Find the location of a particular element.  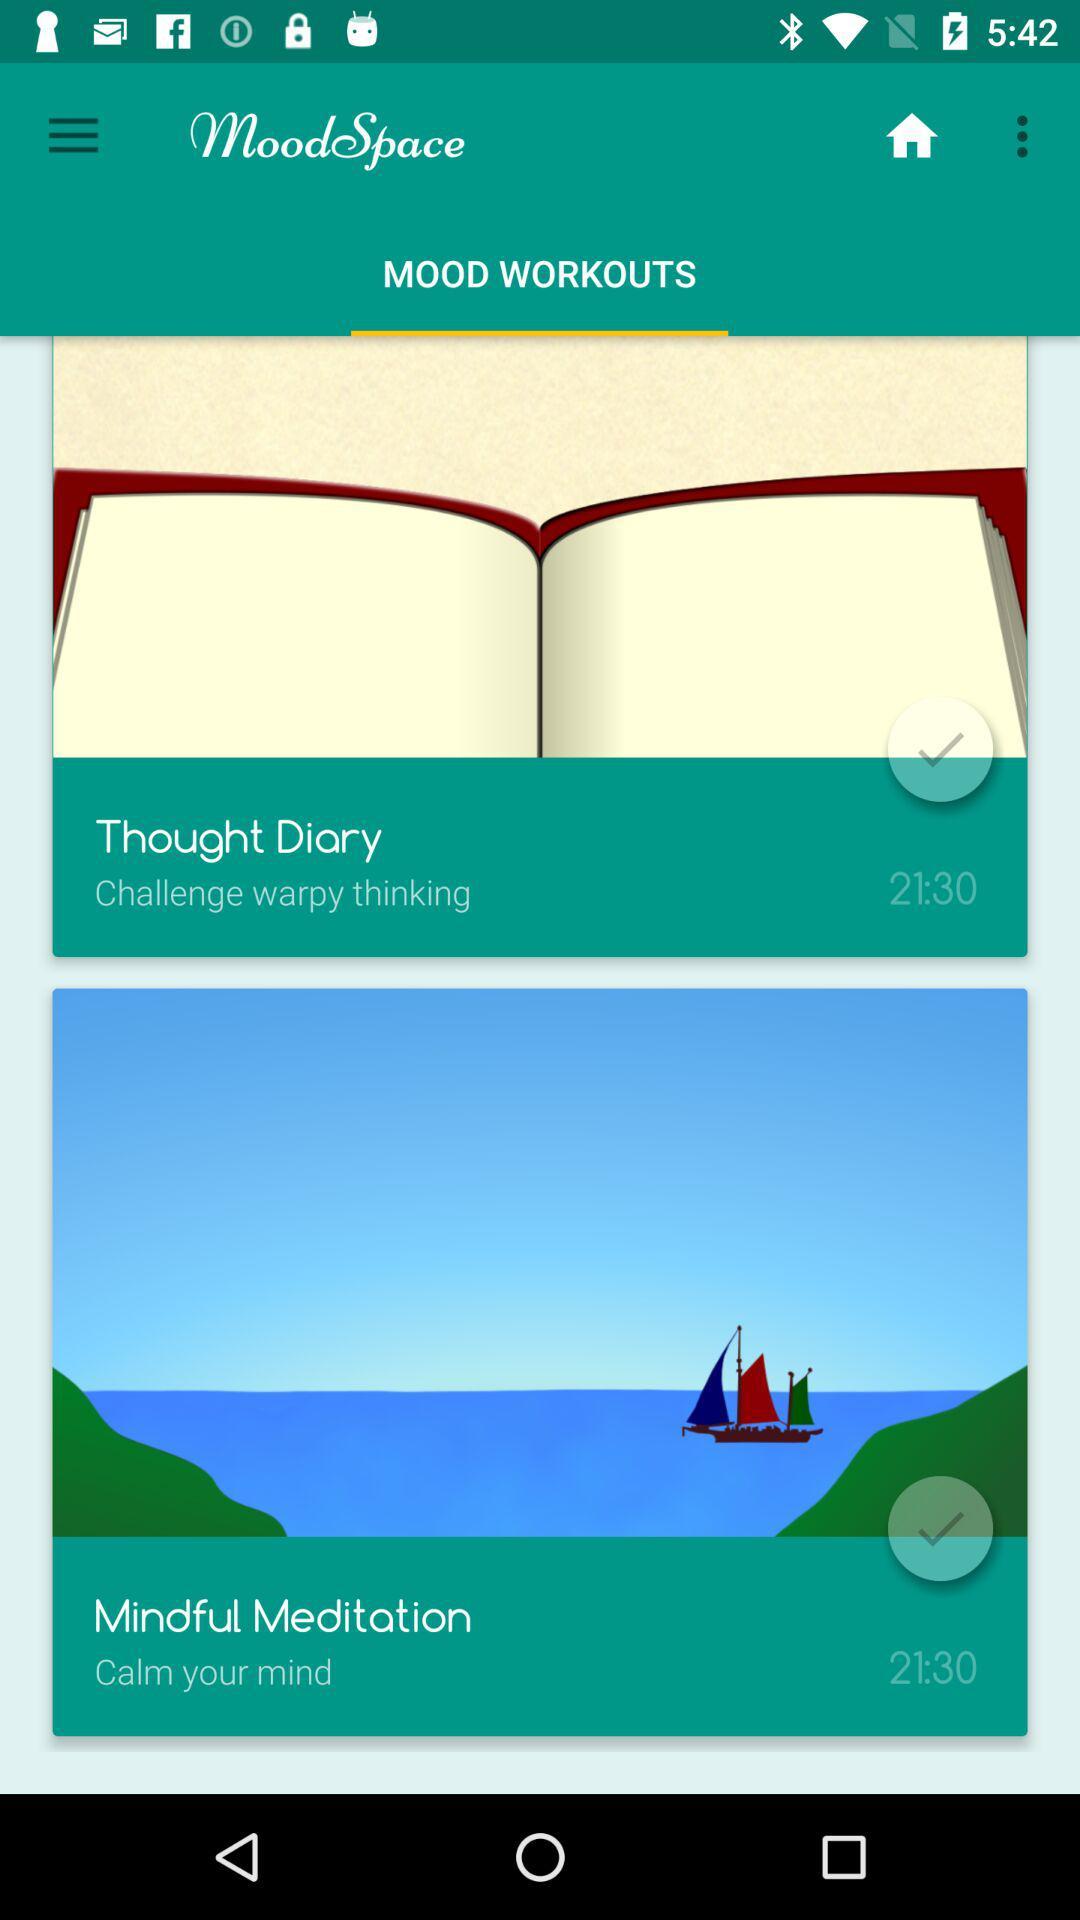

the home icon is located at coordinates (911, 136).